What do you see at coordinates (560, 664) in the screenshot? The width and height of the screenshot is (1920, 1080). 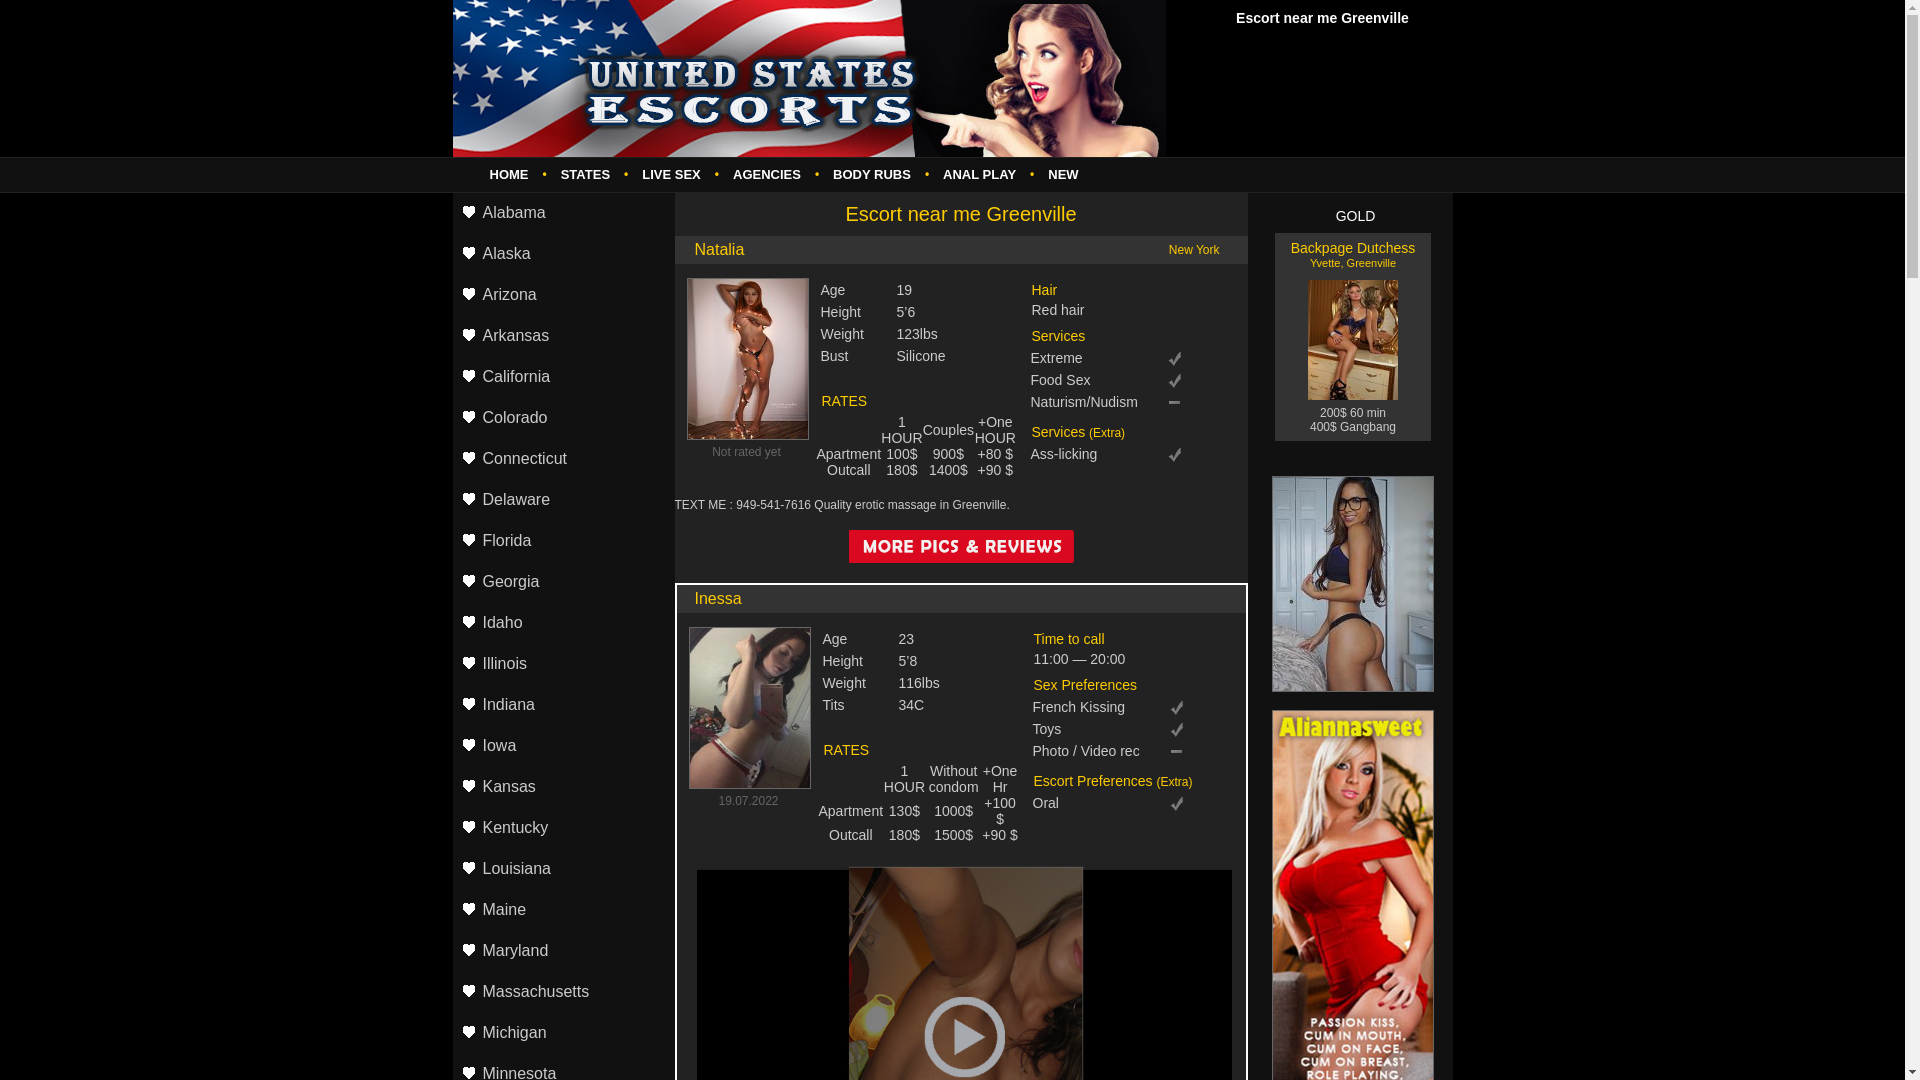 I see `'Illinois'` at bounding box center [560, 664].